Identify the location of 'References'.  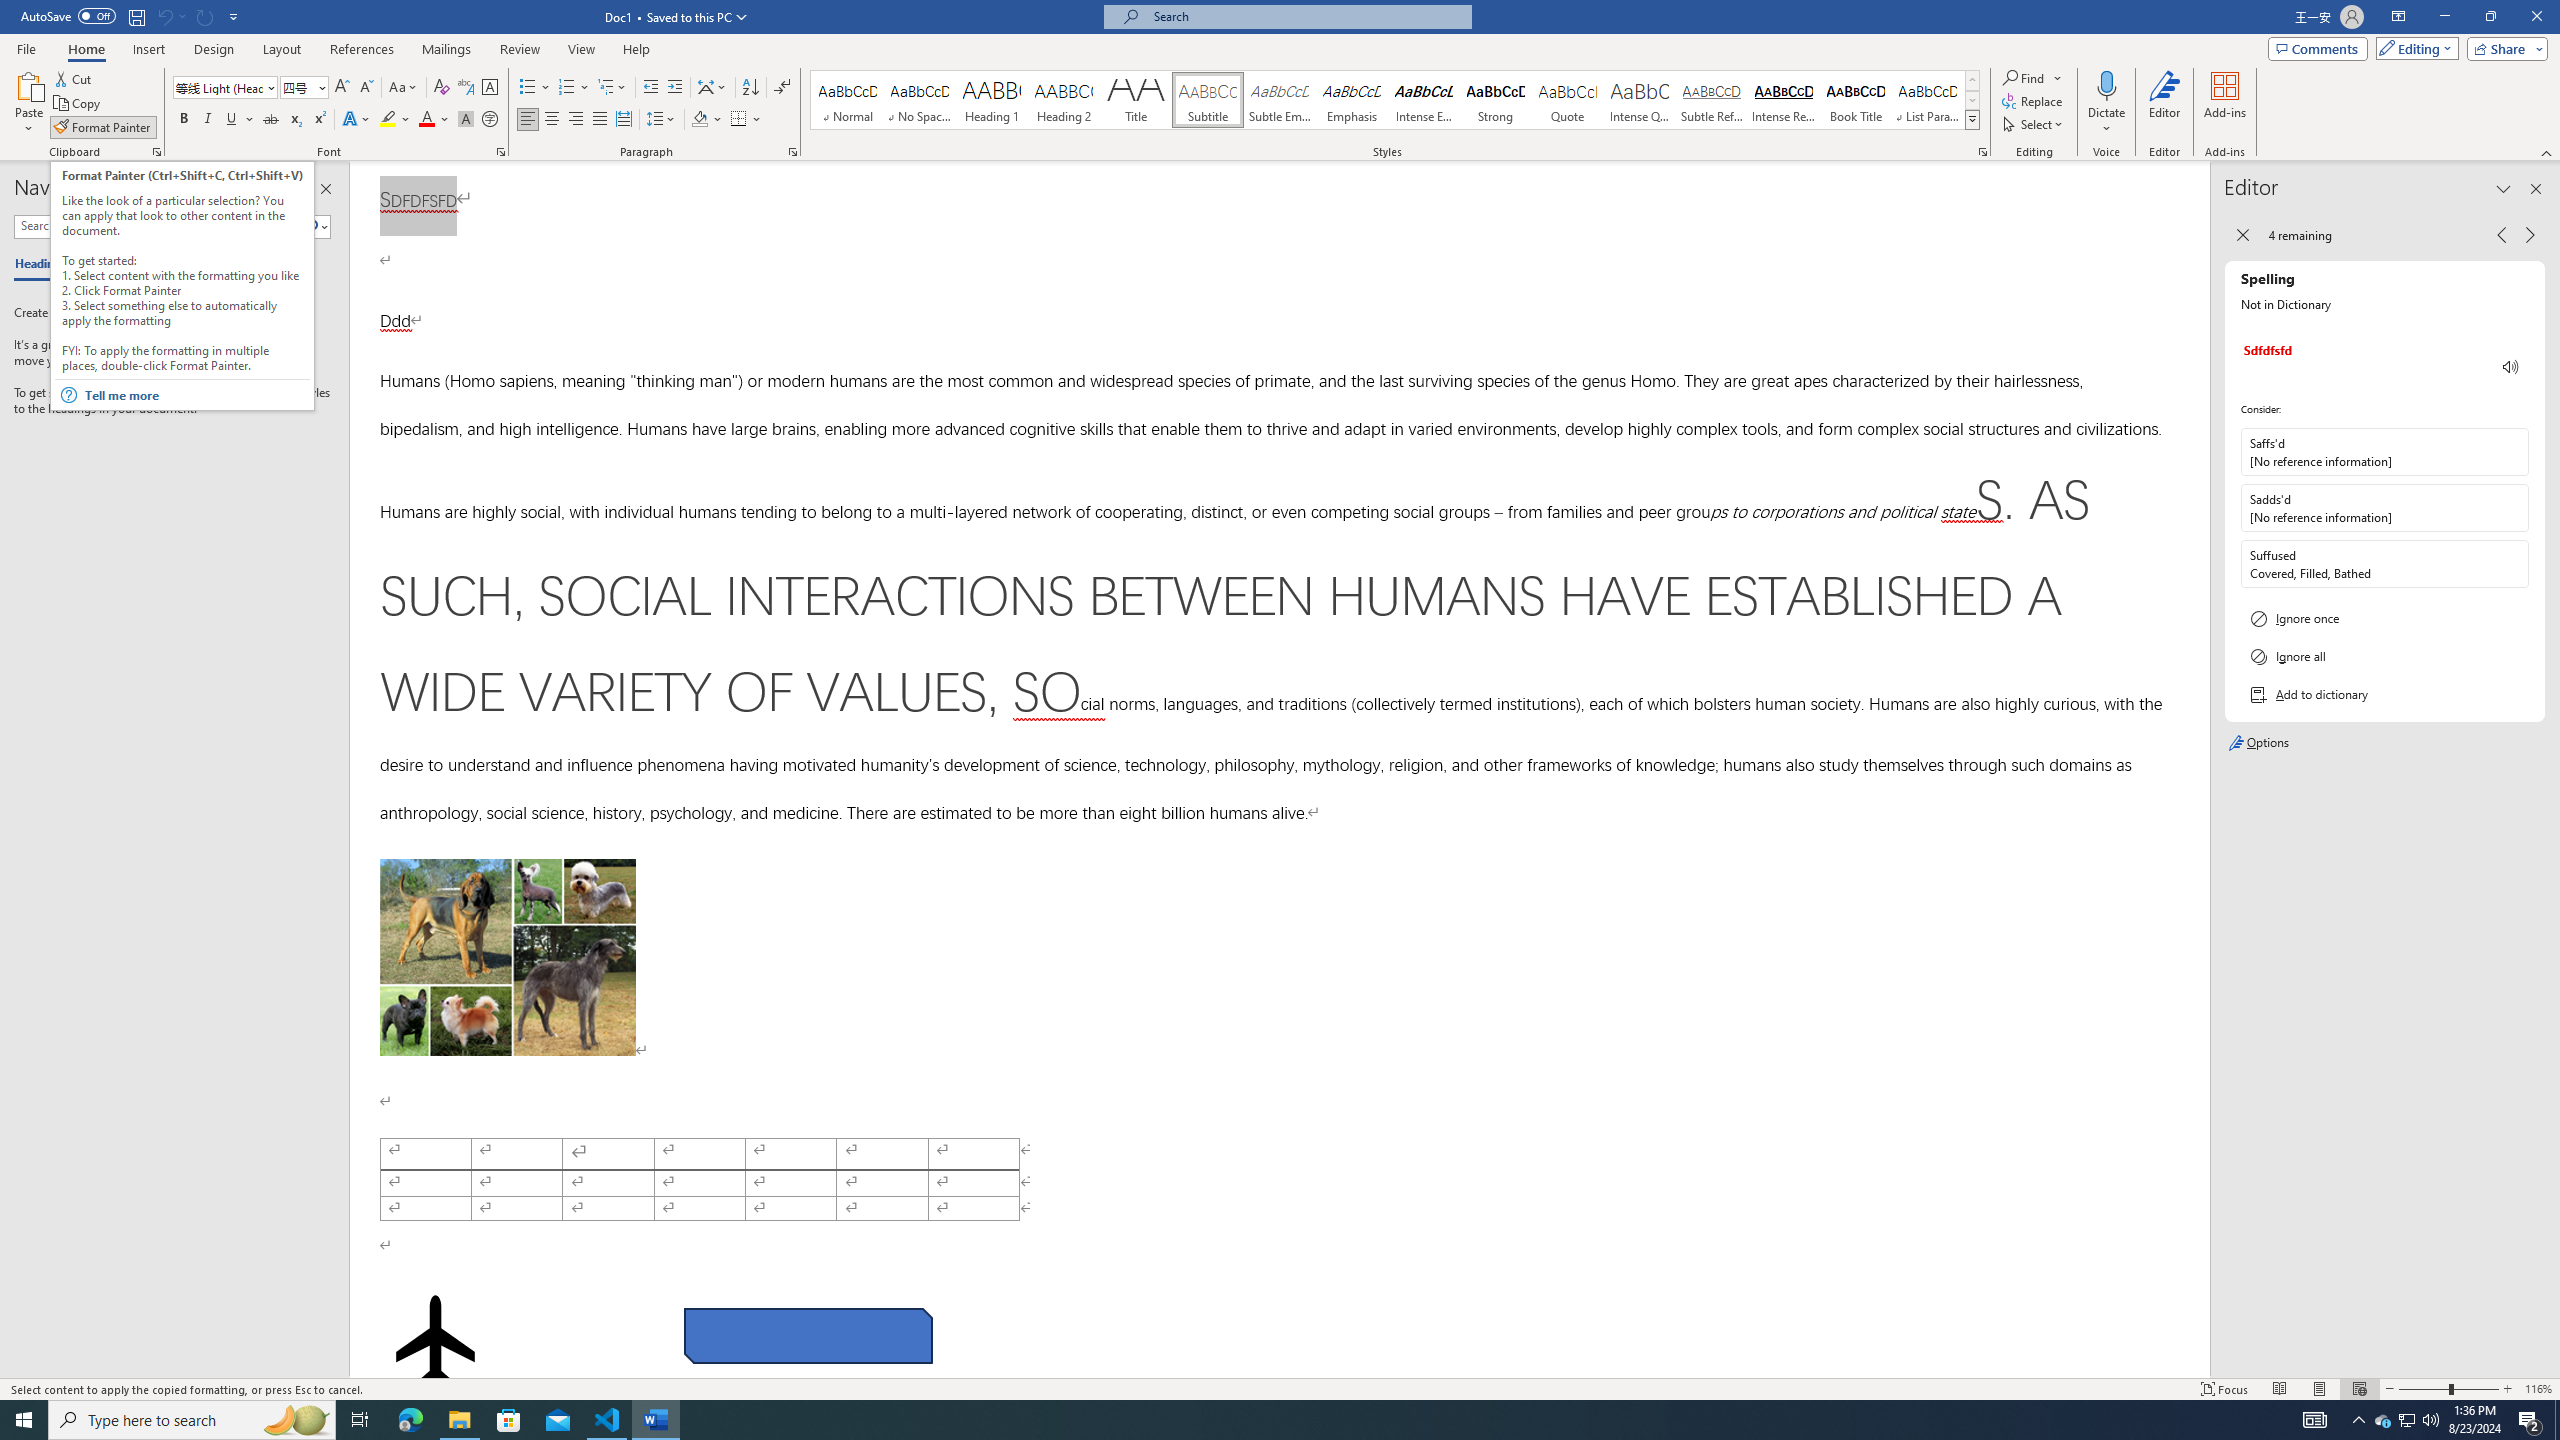
(362, 49).